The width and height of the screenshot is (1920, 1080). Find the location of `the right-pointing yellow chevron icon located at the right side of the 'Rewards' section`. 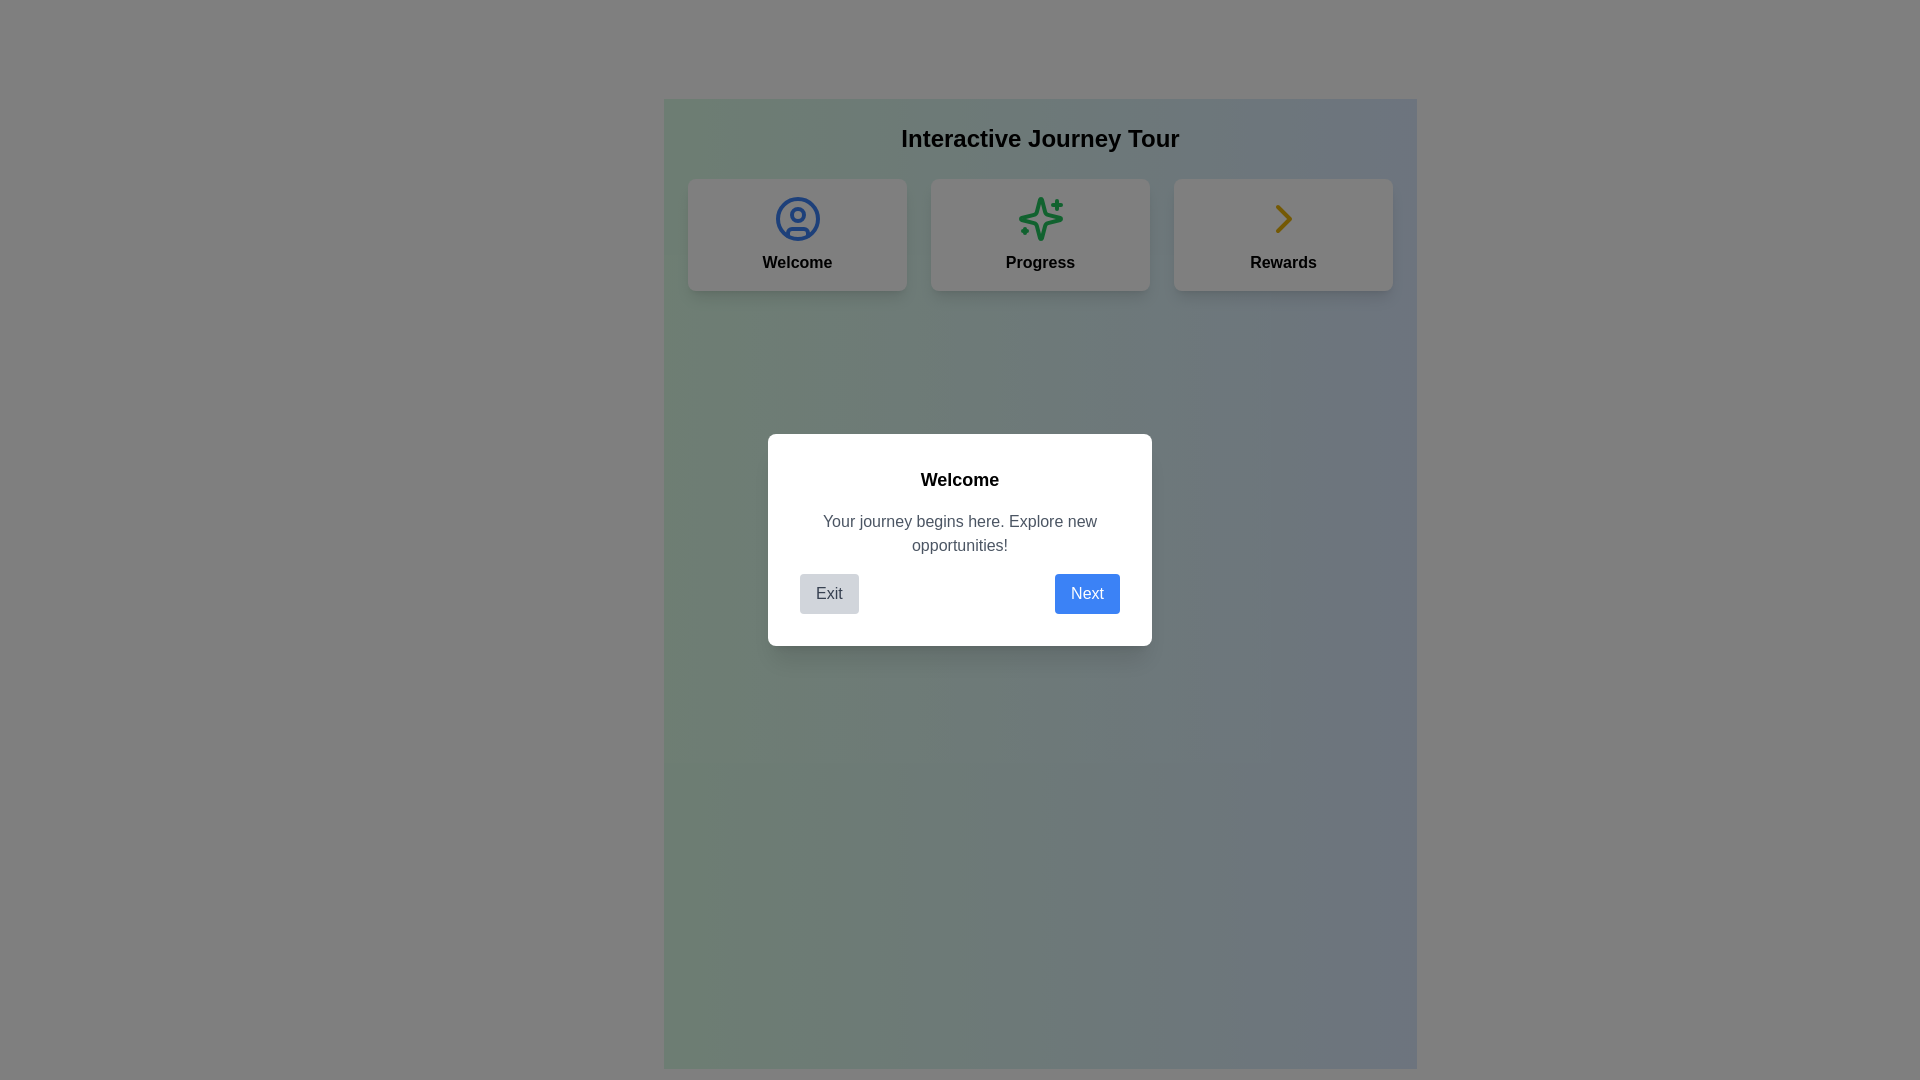

the right-pointing yellow chevron icon located at the right side of the 'Rewards' section is located at coordinates (1283, 219).